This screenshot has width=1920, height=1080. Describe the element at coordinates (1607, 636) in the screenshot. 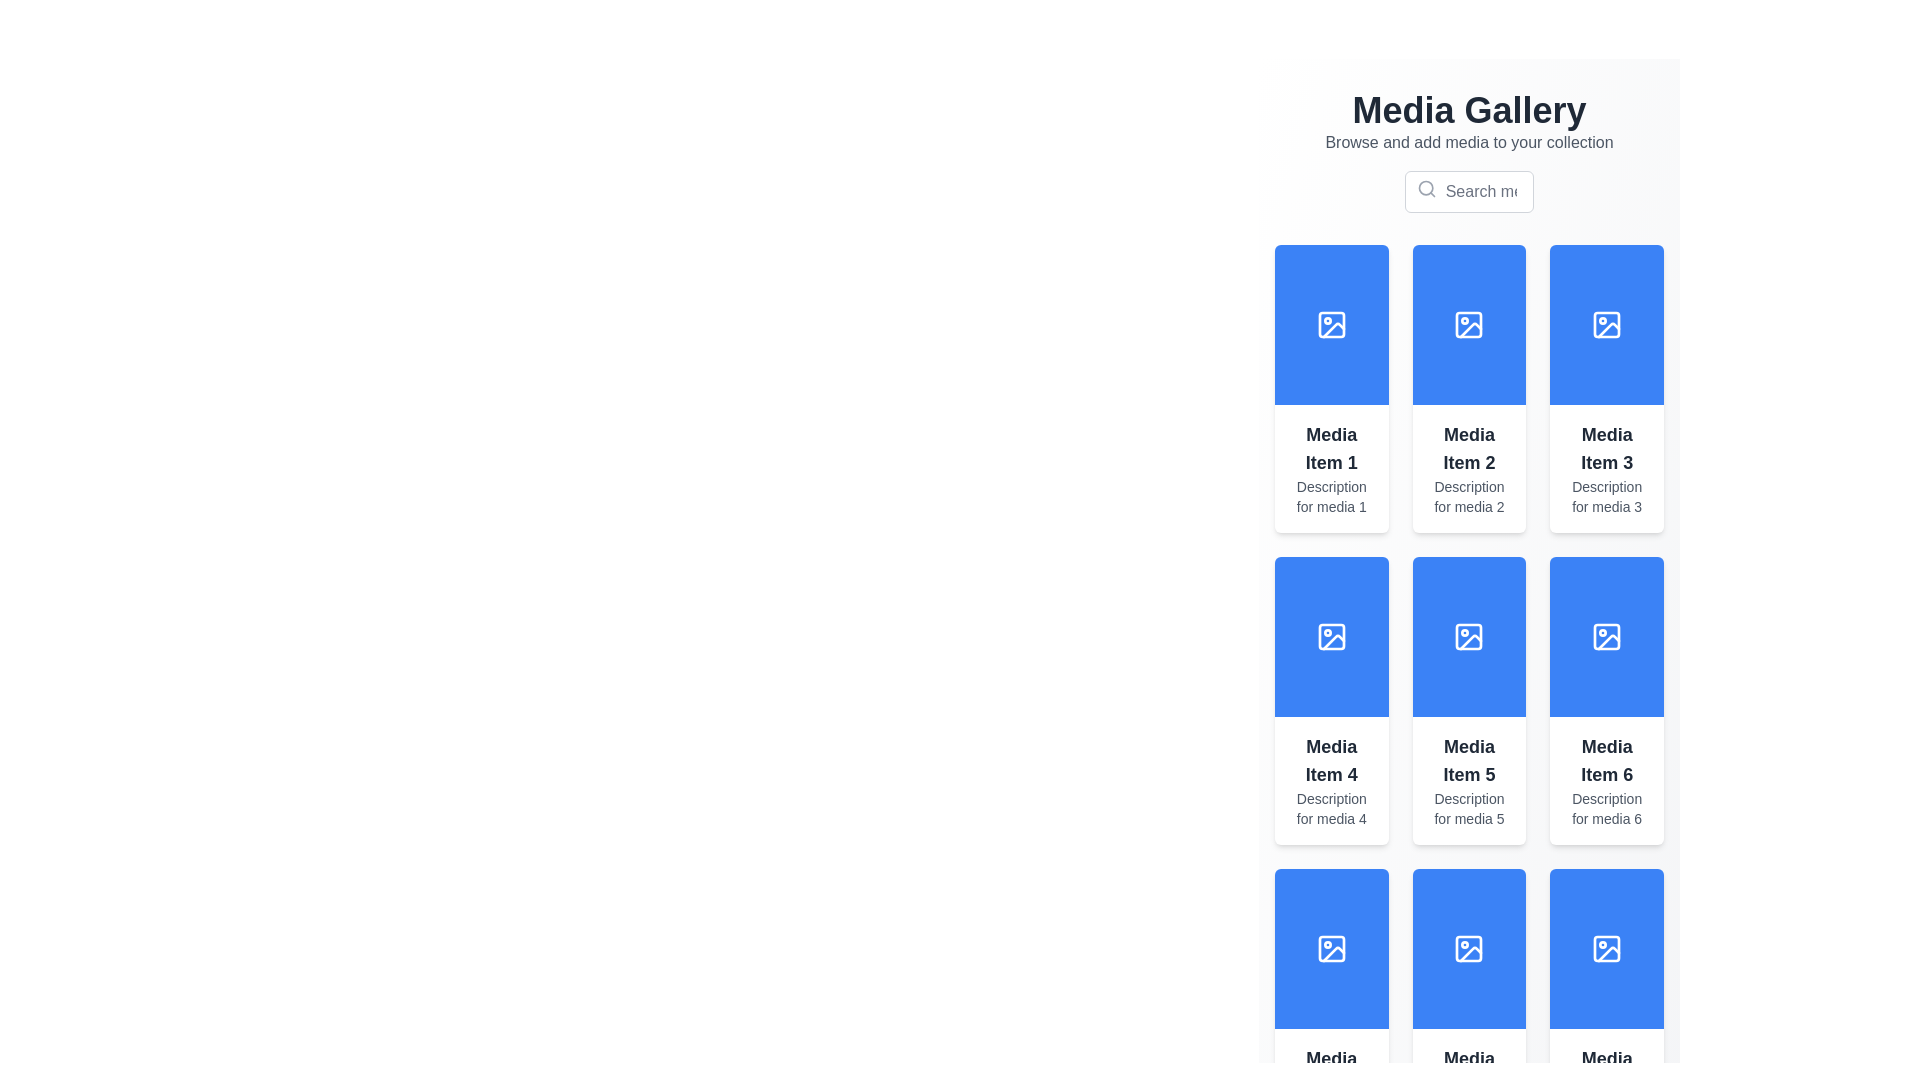

I see `the details of the card labeled 'Media Item 6' by clicking on the decorative Icon subcomponent located in the third column of the second row in the grid layout` at that location.